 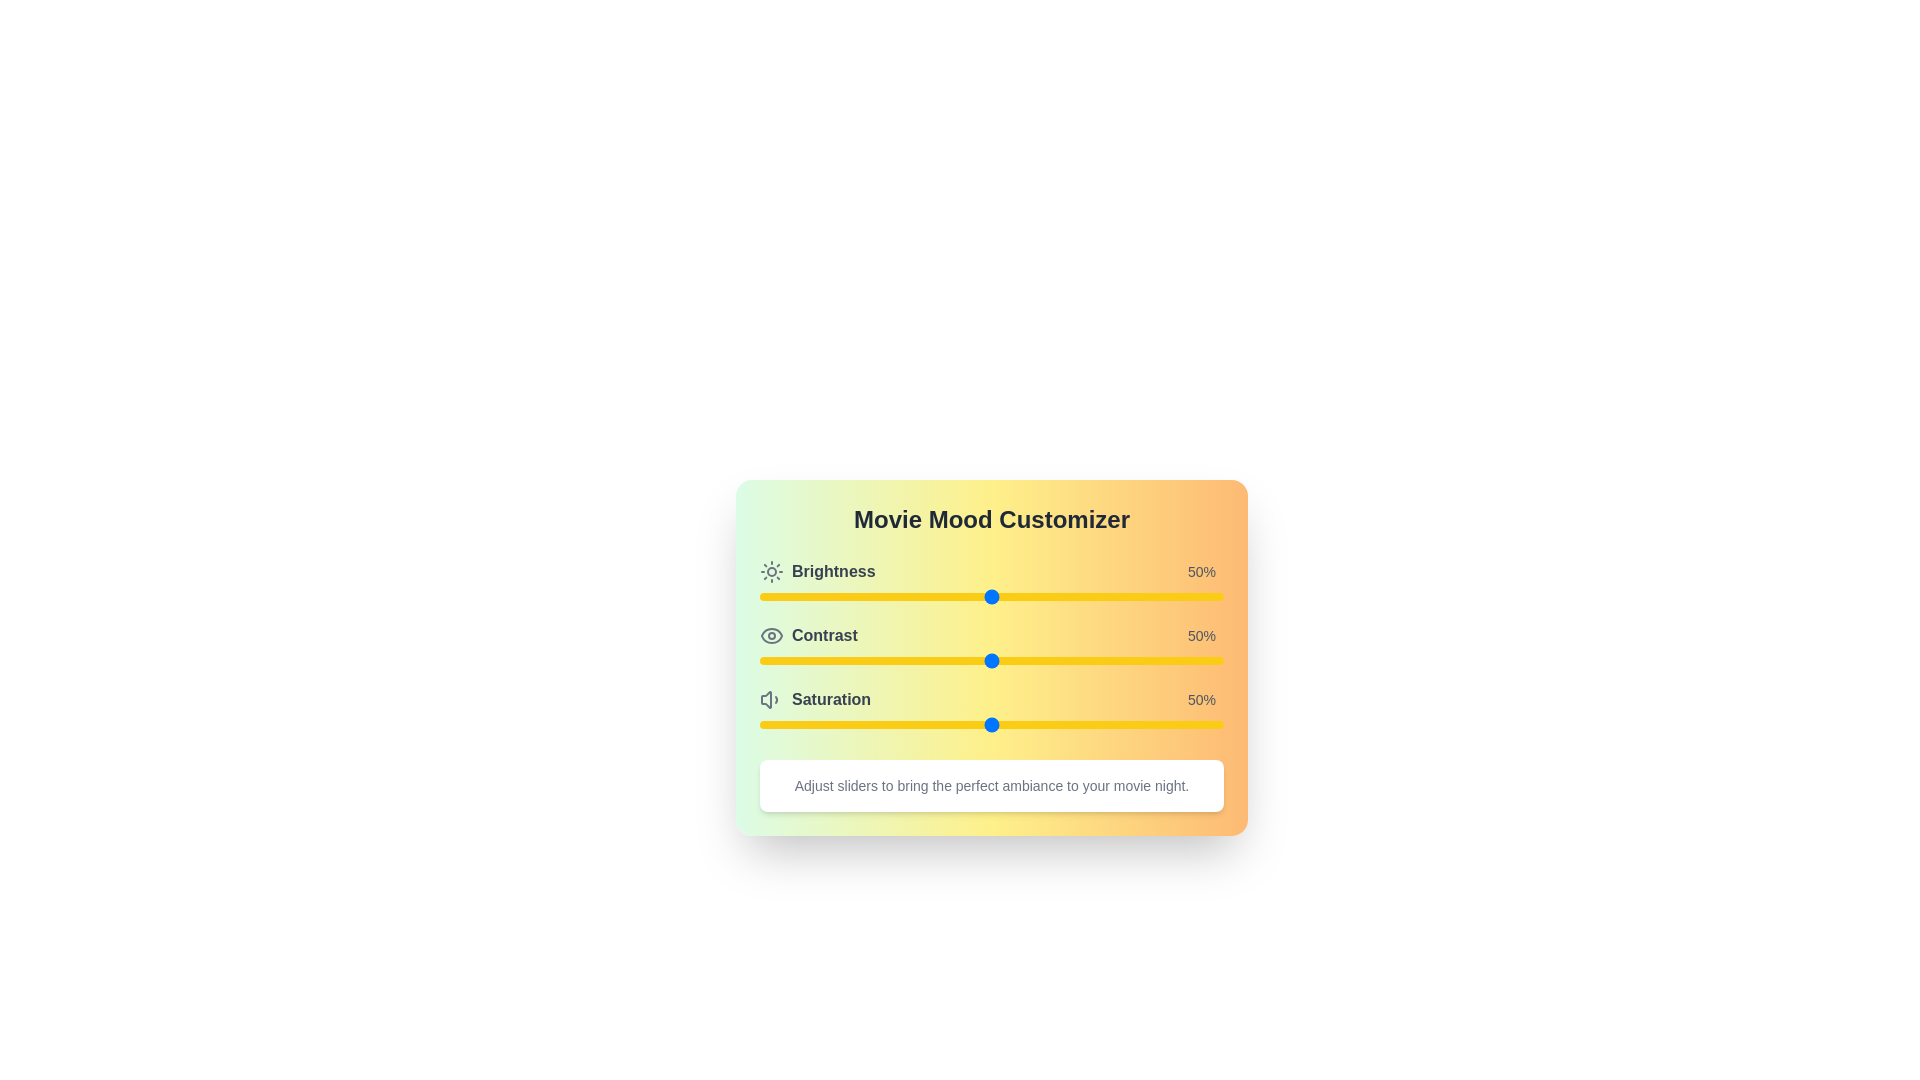 What do you see at coordinates (871, 725) in the screenshot?
I see `the saturation level` at bounding box center [871, 725].